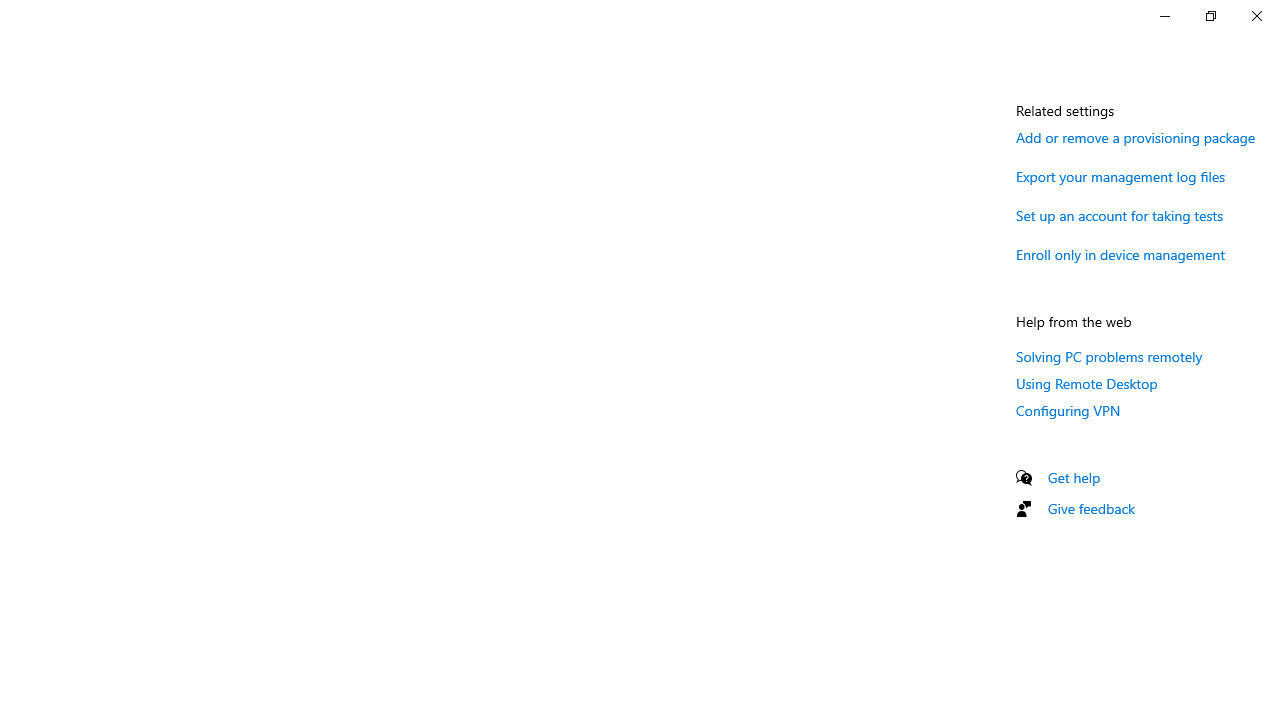 The width and height of the screenshot is (1280, 720). Describe the element at coordinates (1121, 253) in the screenshot. I see `'Enroll only in device management'` at that location.